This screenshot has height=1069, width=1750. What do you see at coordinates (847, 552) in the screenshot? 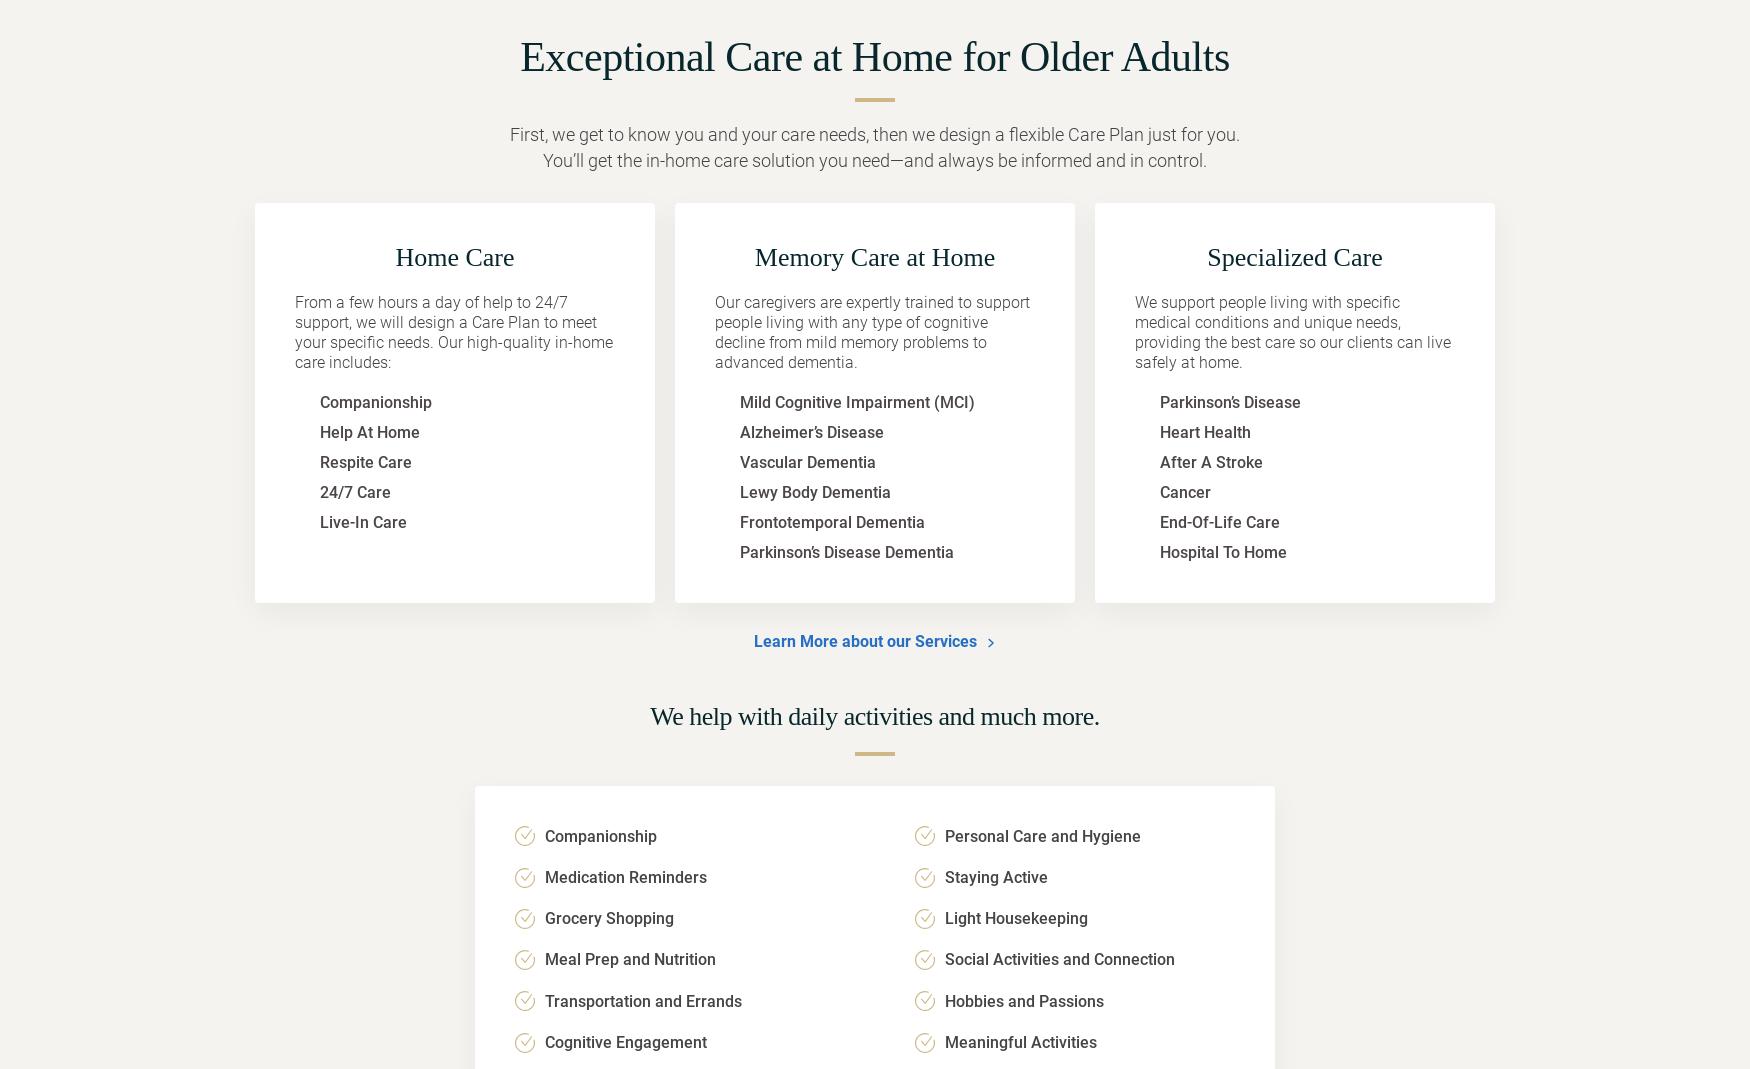
I see `'Parkinson’s Disease Dementia'` at bounding box center [847, 552].